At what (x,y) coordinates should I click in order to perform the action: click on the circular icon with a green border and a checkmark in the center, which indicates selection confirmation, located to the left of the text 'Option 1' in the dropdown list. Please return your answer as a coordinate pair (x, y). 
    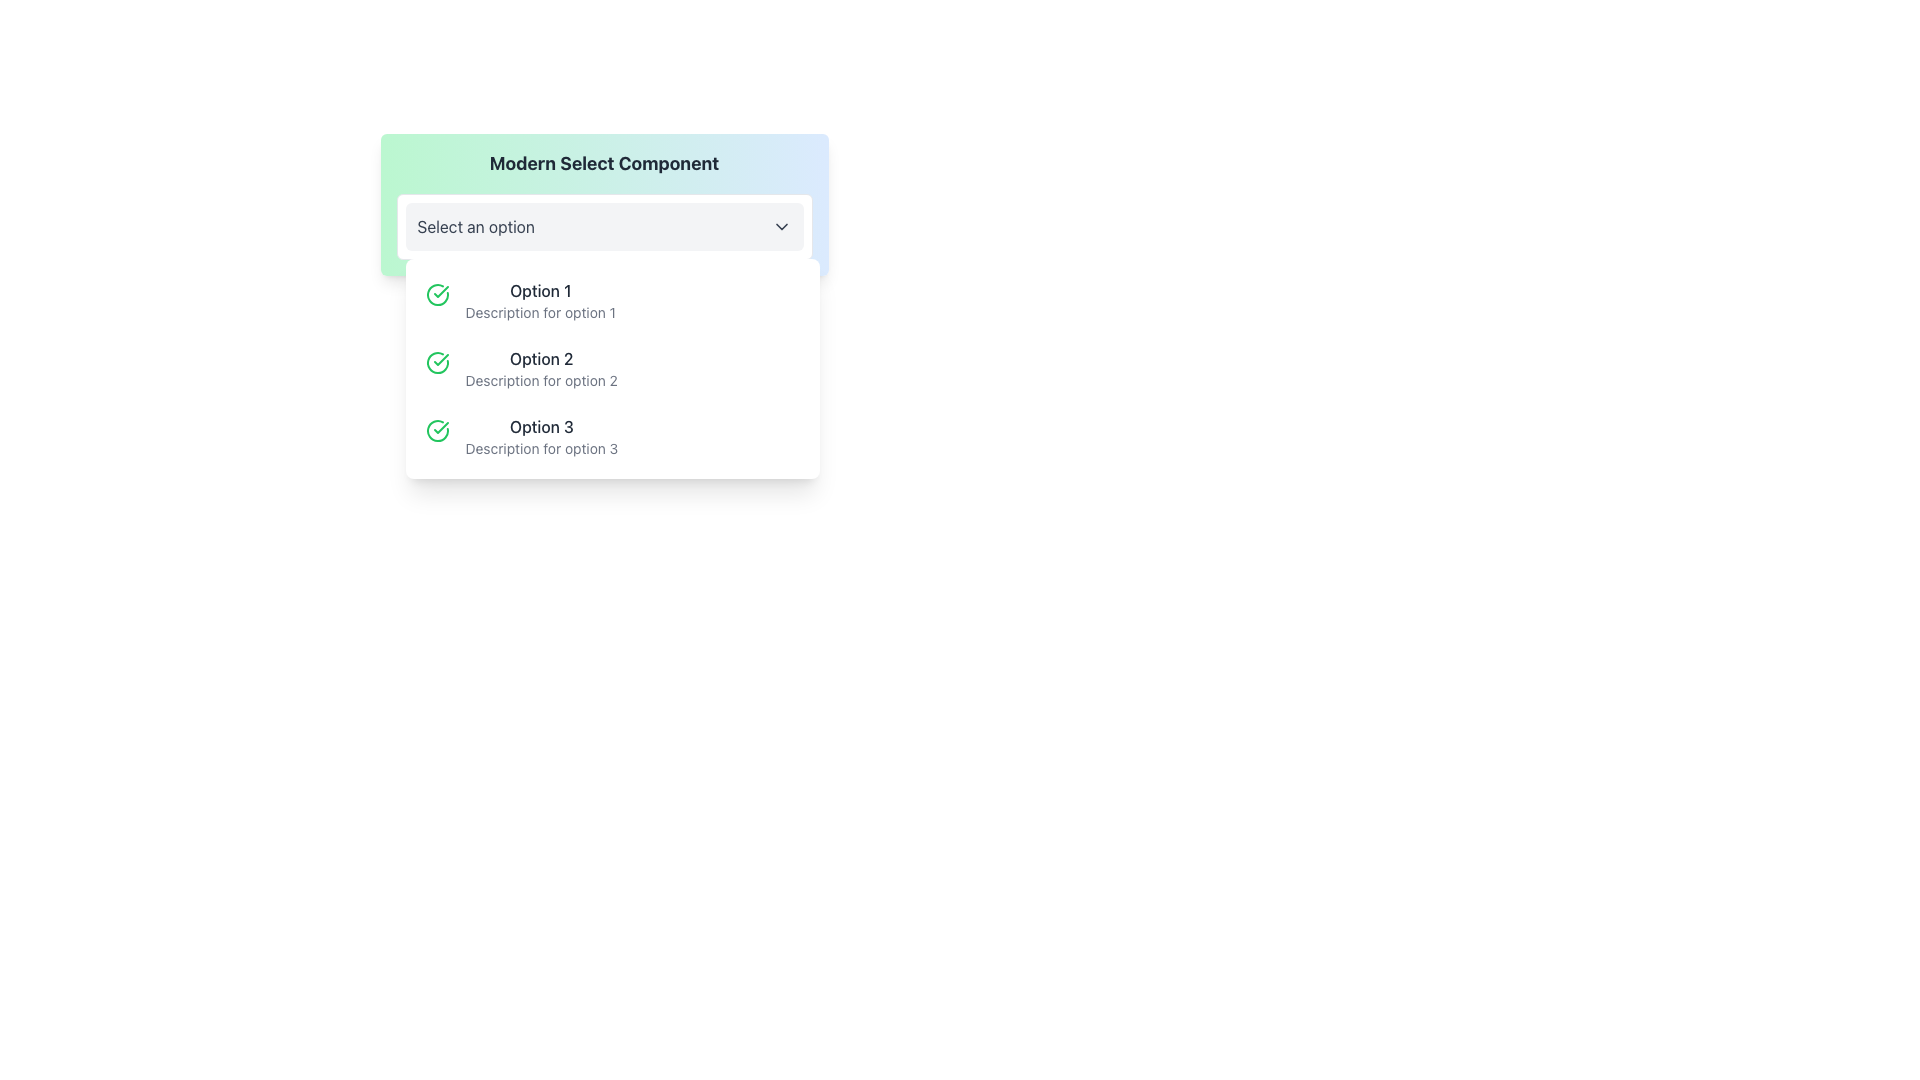
    Looking at the image, I should click on (436, 294).